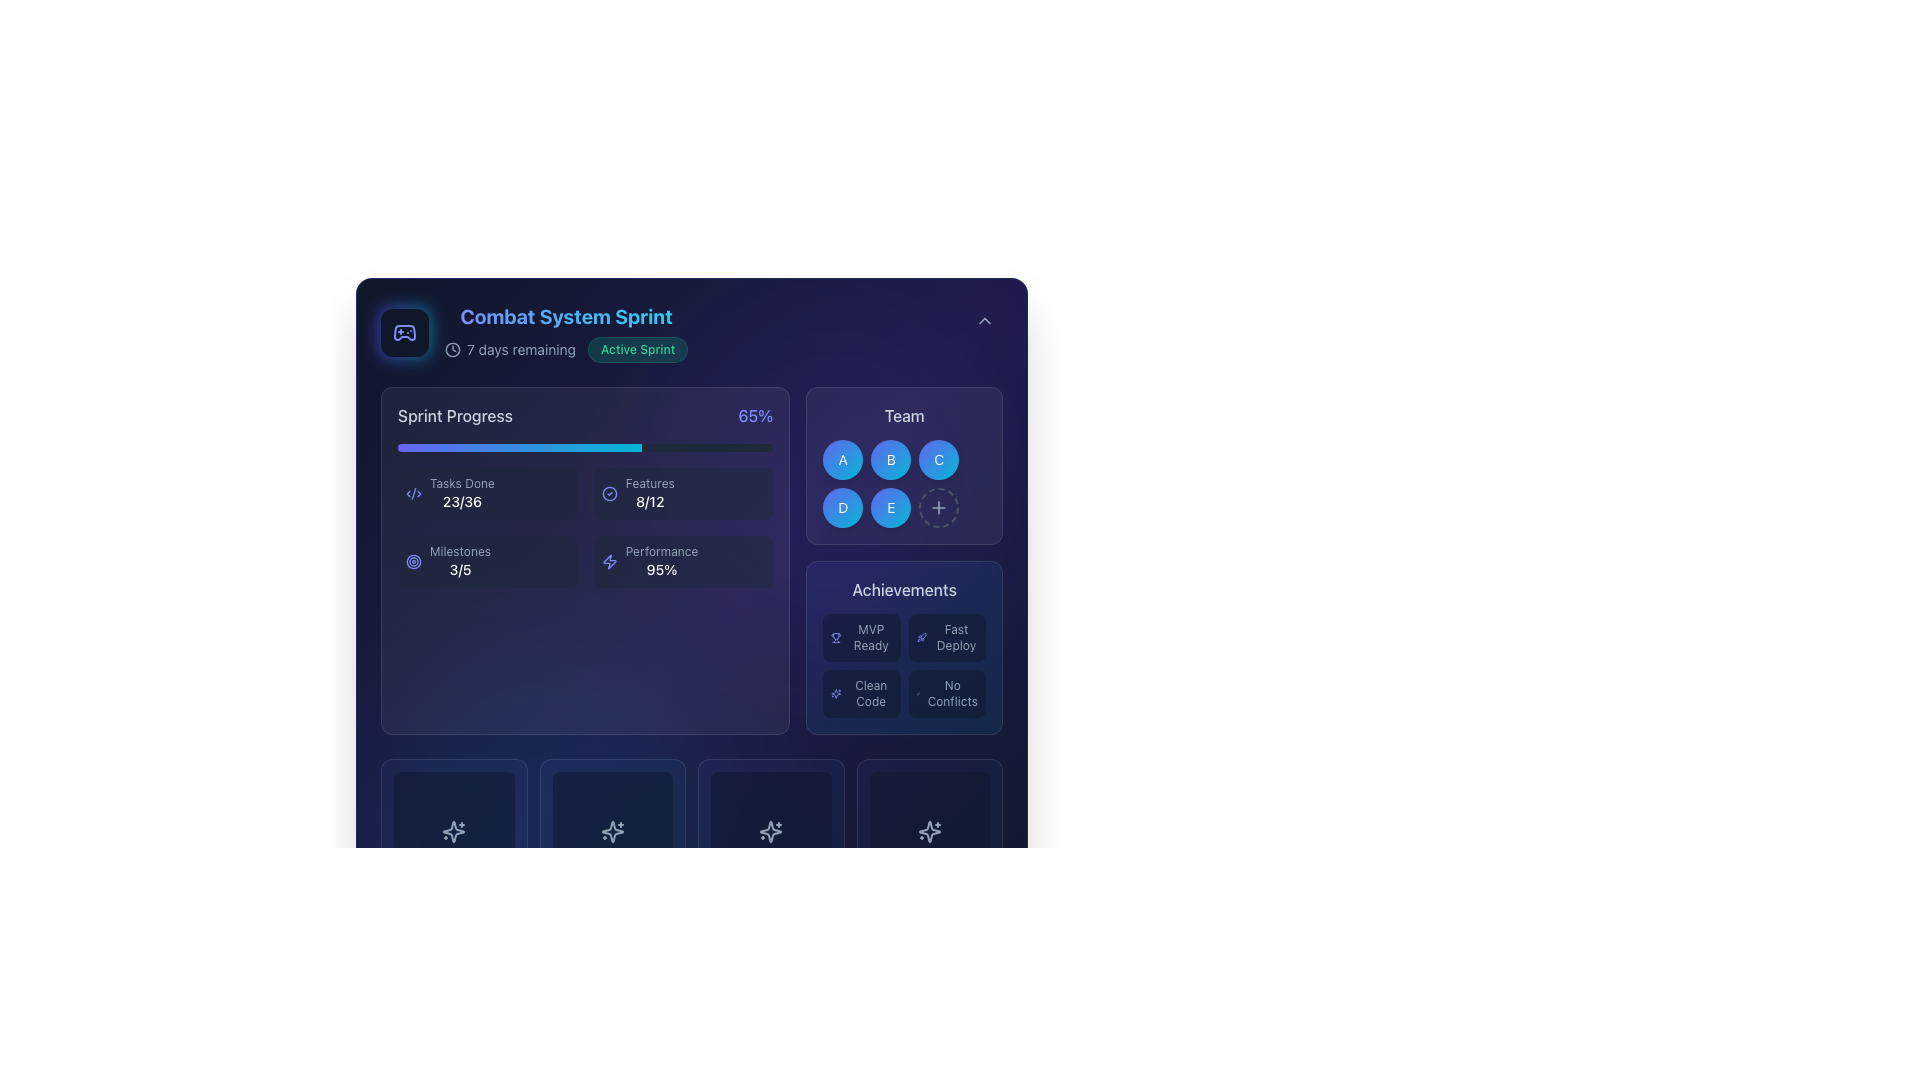 The image size is (1920, 1080). I want to click on the static text '7 days remaining' with the clock icon, located just below the 'Combat System Sprint' header, so click(510, 349).